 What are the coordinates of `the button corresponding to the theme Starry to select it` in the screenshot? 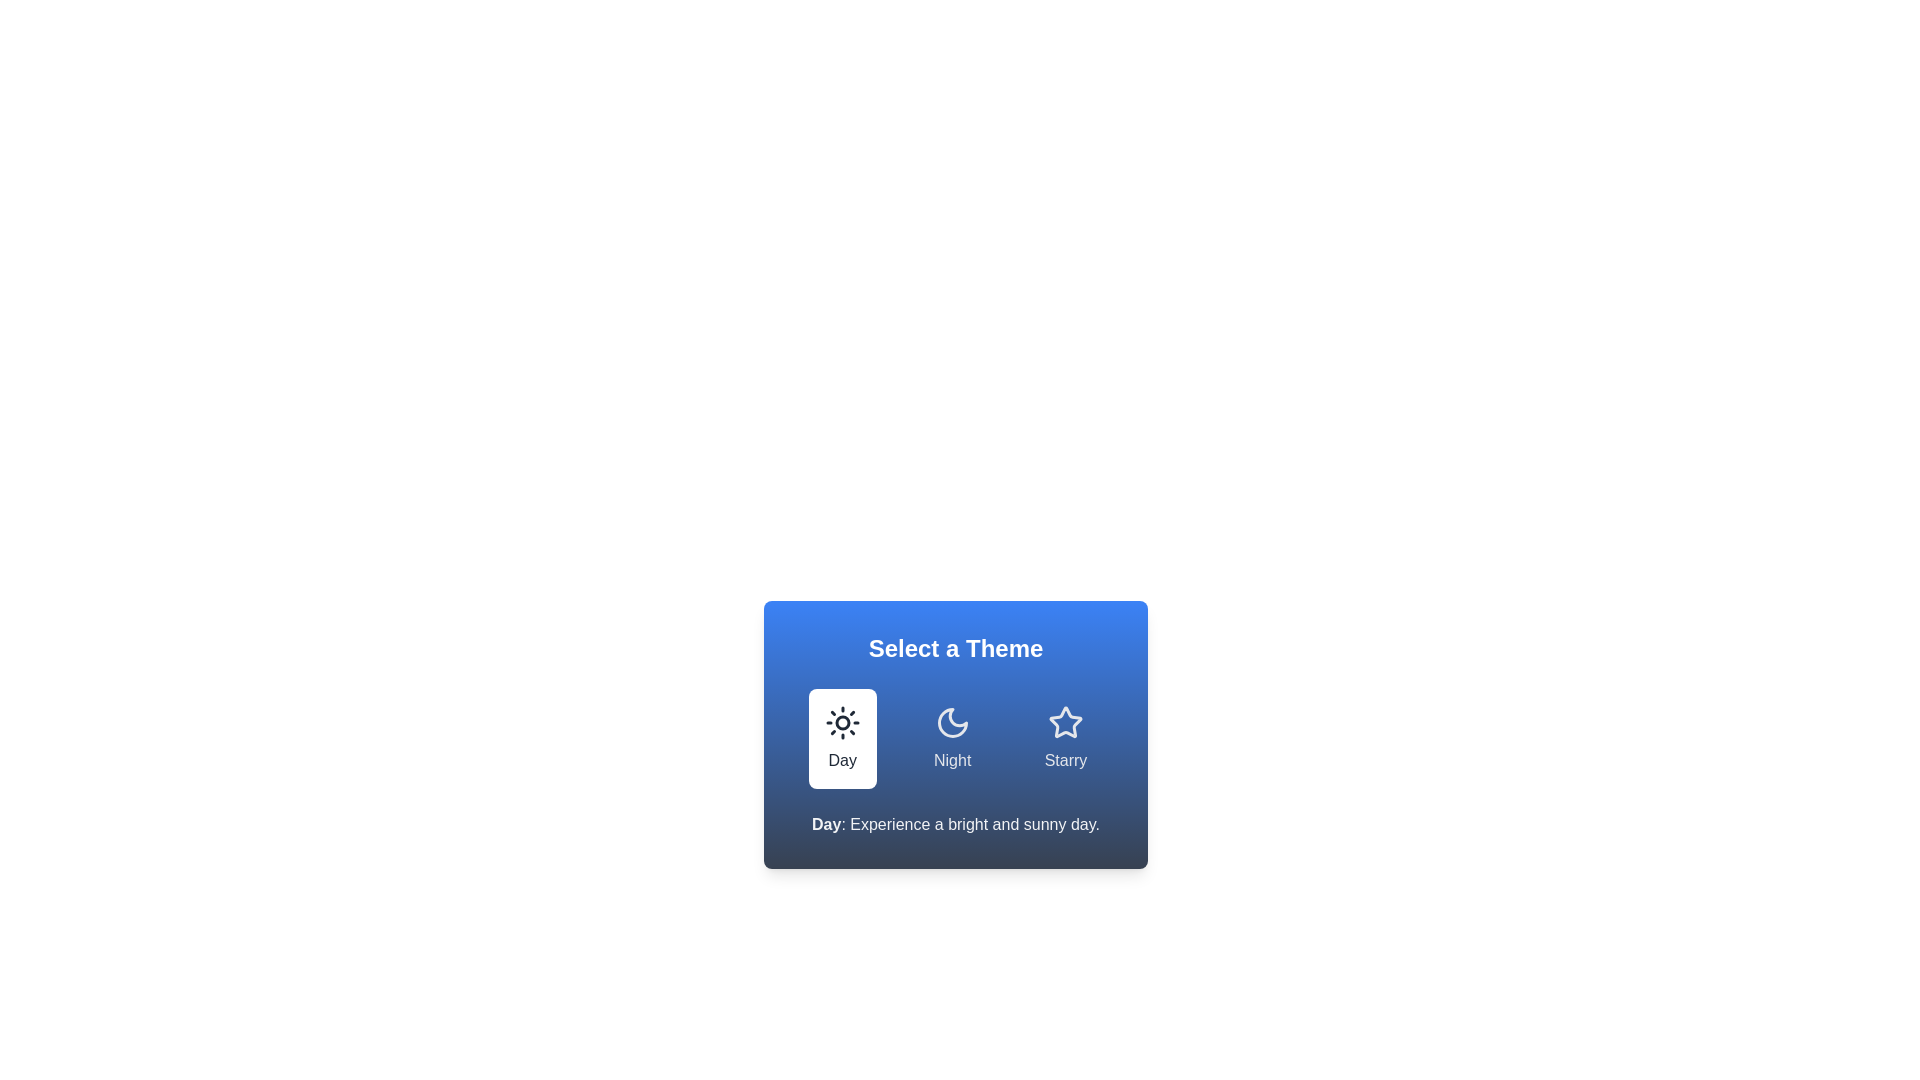 It's located at (1064, 739).